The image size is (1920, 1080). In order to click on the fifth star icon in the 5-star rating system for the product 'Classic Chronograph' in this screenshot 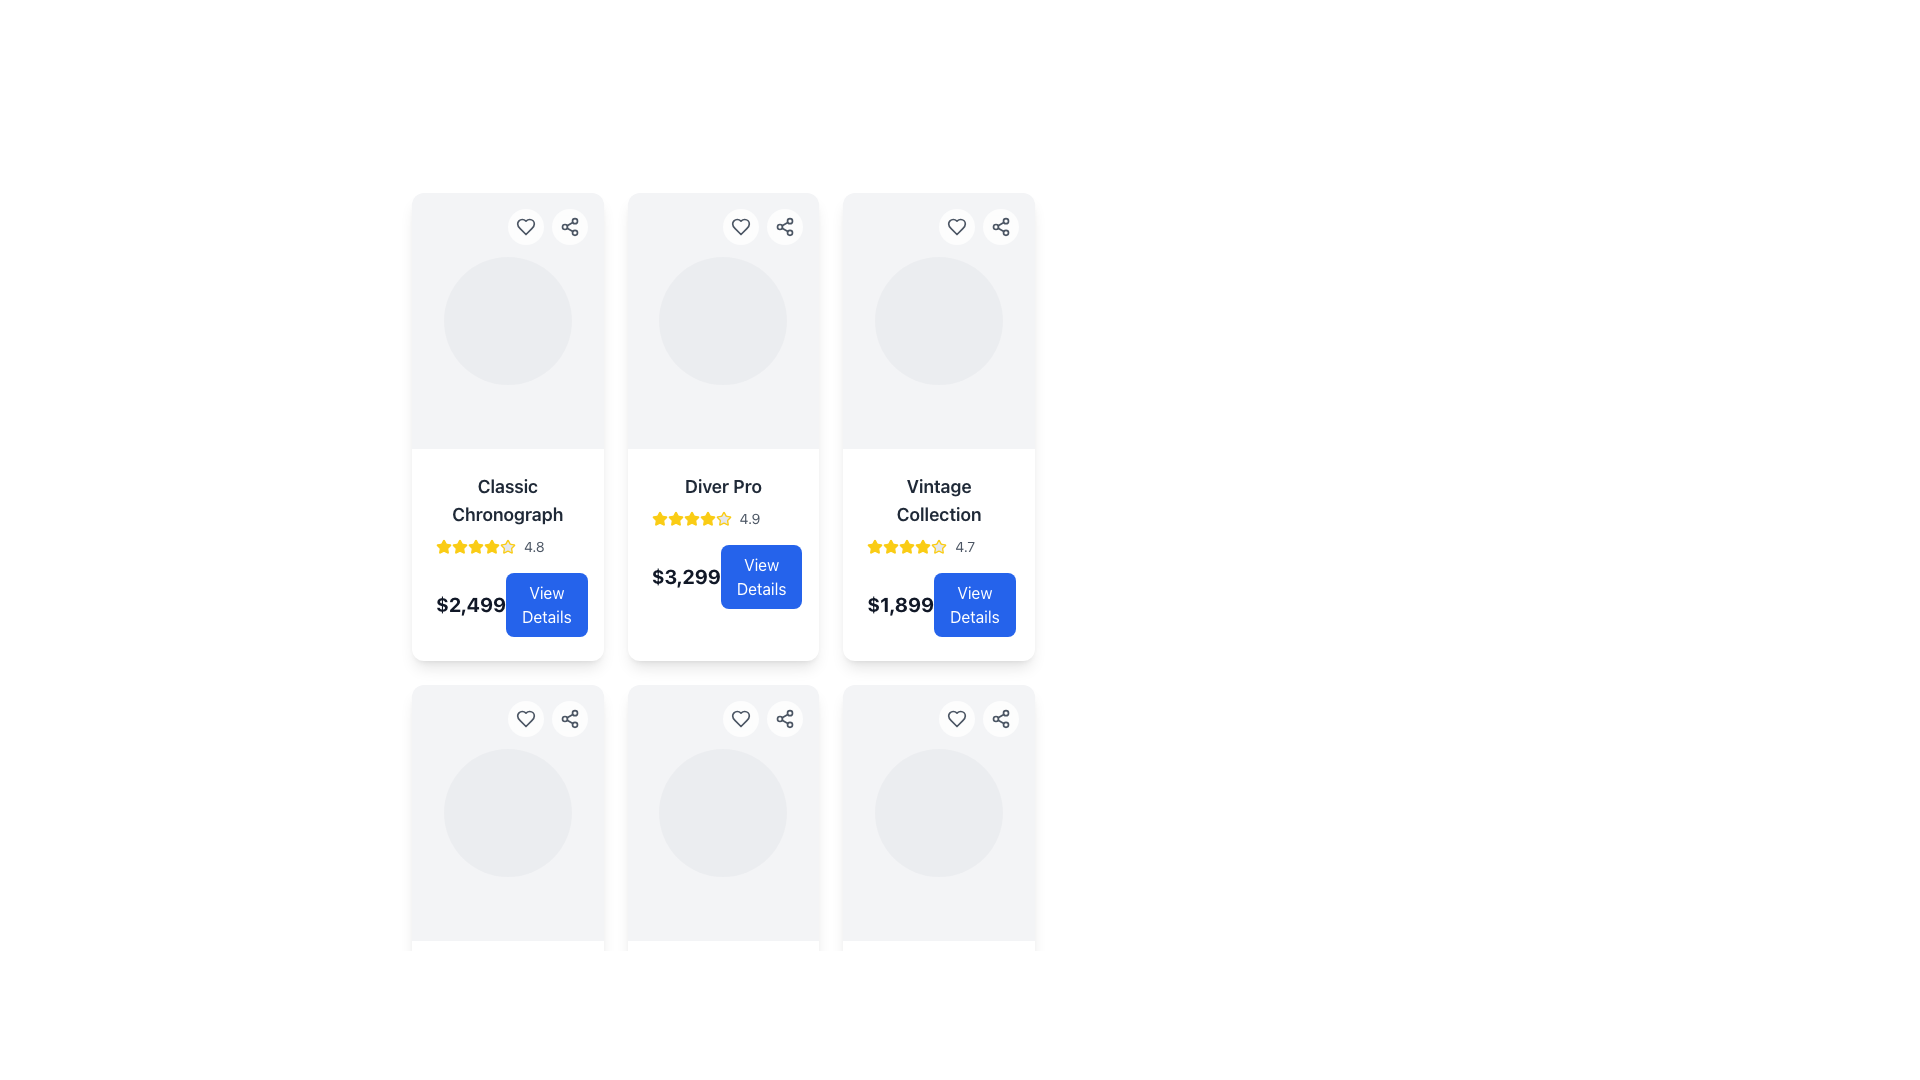, I will do `click(508, 547)`.